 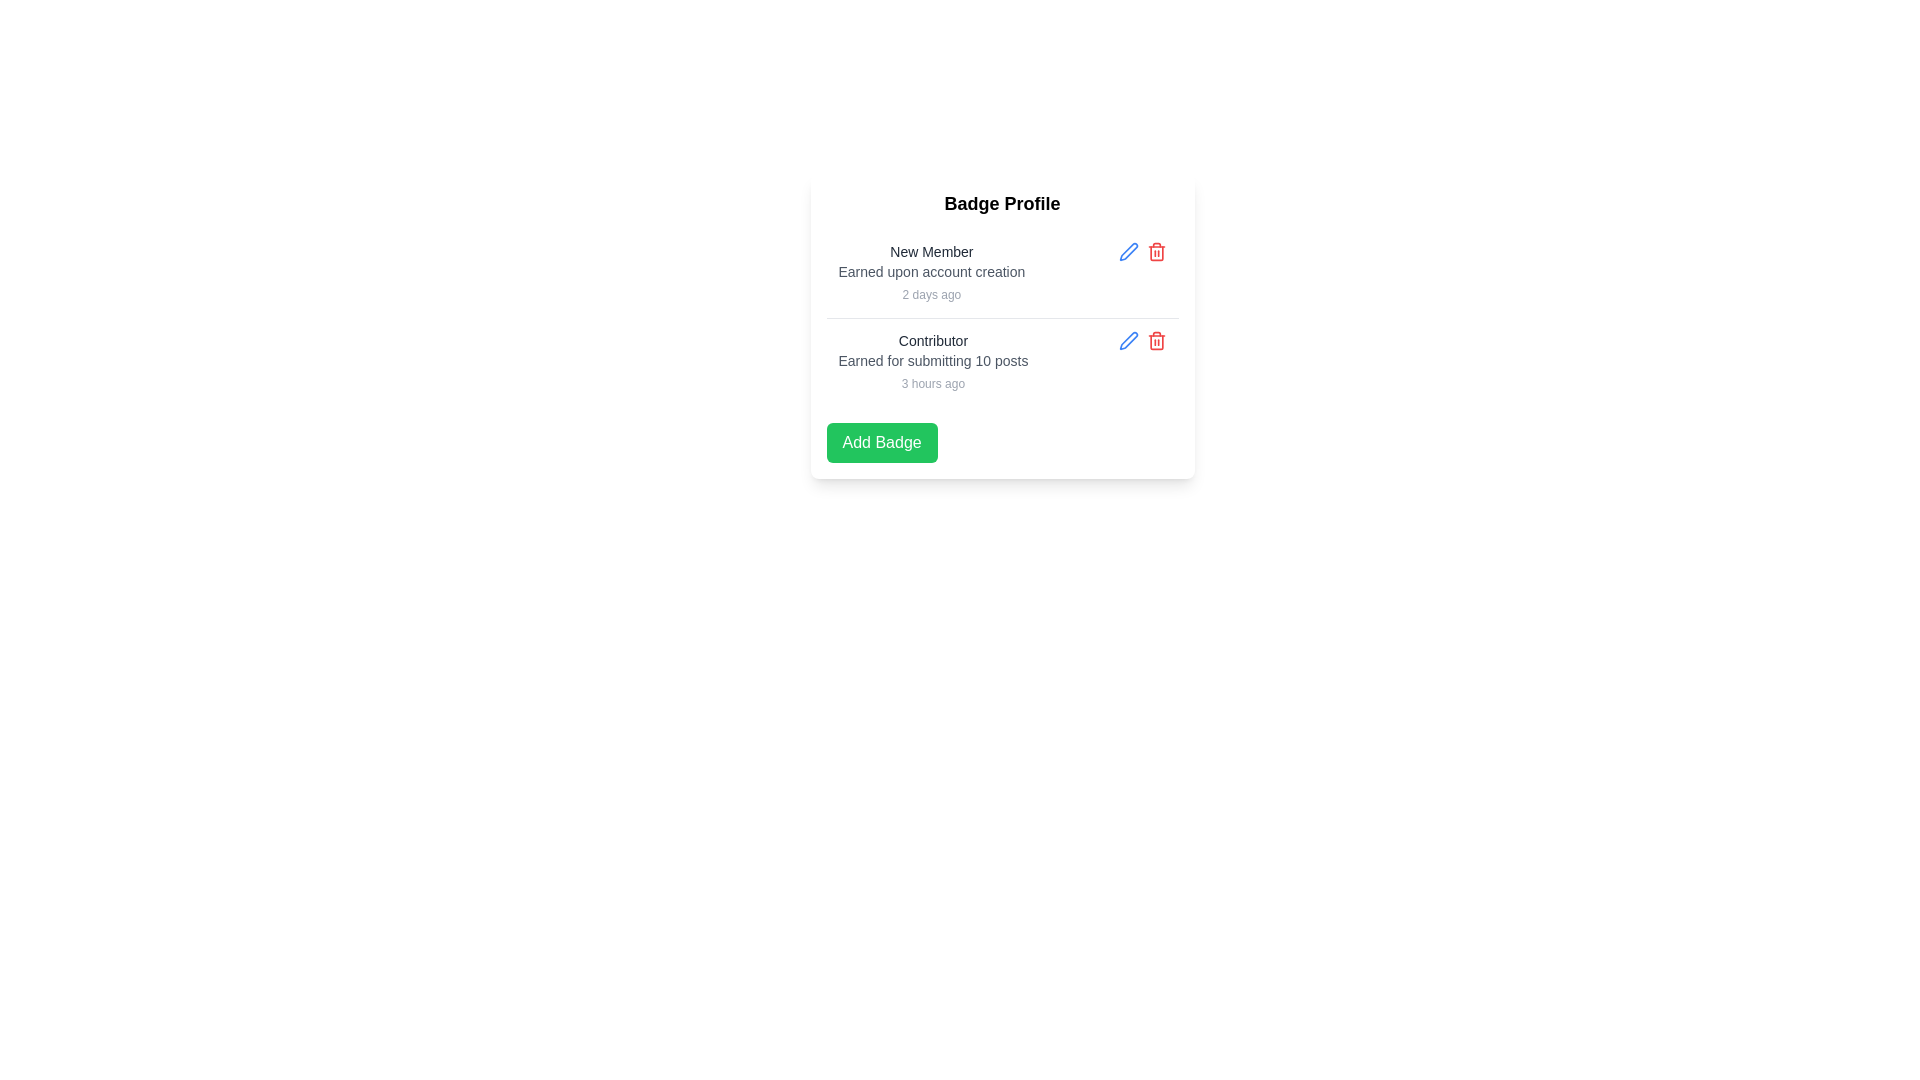 What do you see at coordinates (1142, 250) in the screenshot?
I see `the red-colored trash can icon located at the top-right corner of the 'New Member' badge entry` at bounding box center [1142, 250].